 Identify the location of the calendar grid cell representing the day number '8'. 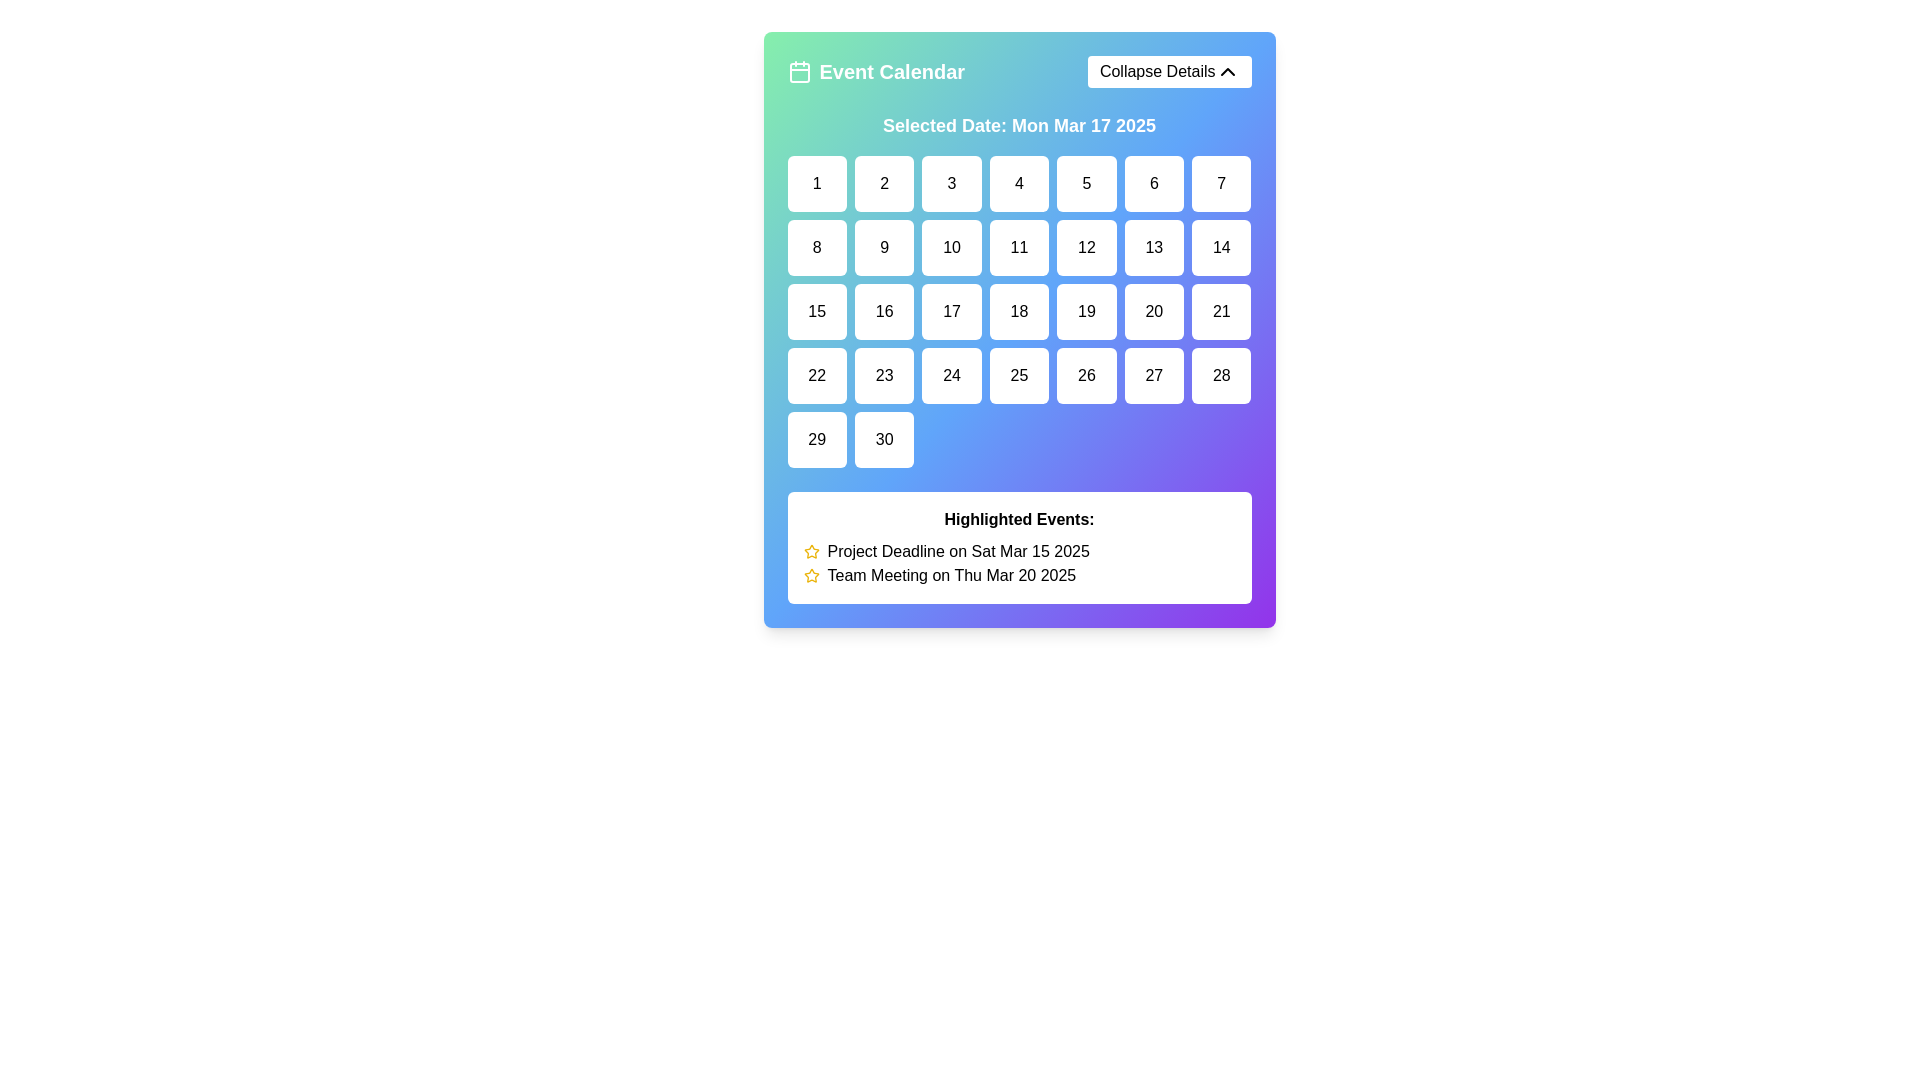
(817, 246).